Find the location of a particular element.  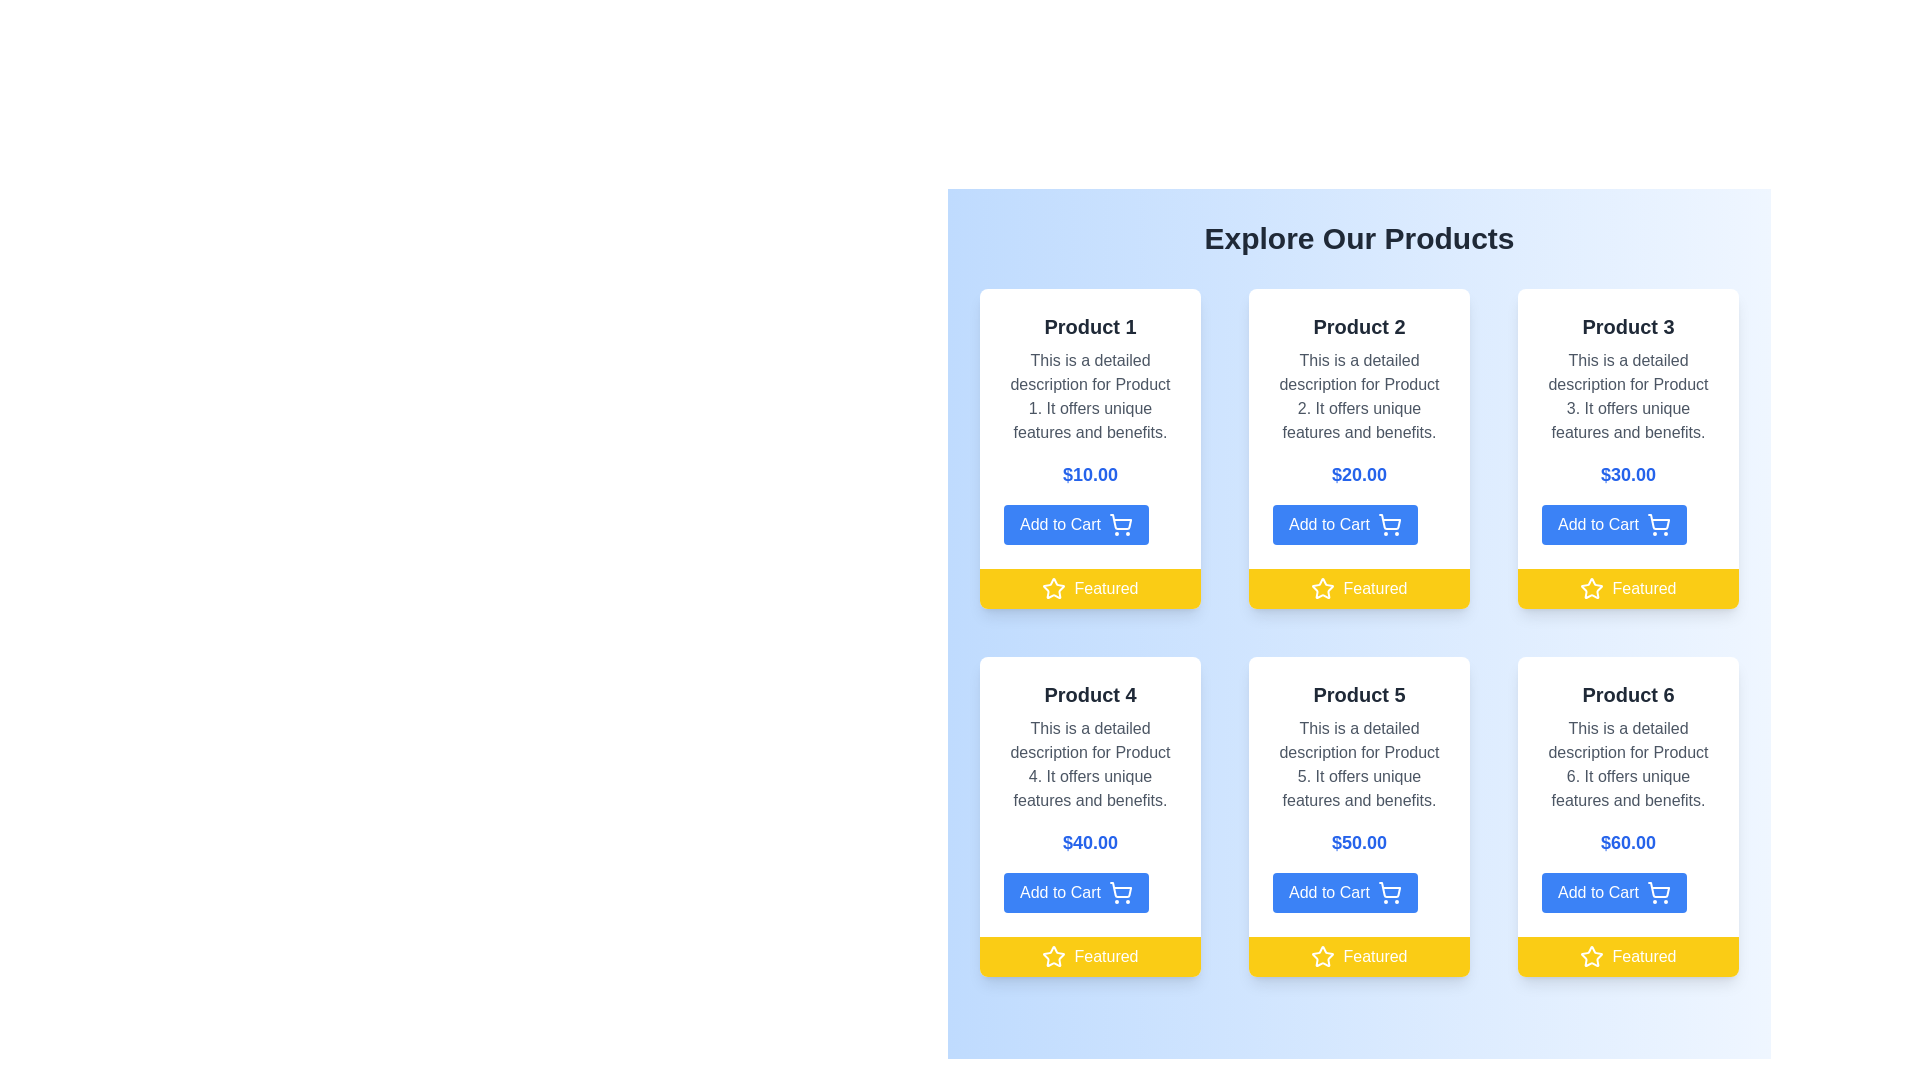

the 'Add to Cart' button, which is a rectangular button with a blue background and white text, located at the bottom of the 'Product 3' card is located at coordinates (1614, 523).